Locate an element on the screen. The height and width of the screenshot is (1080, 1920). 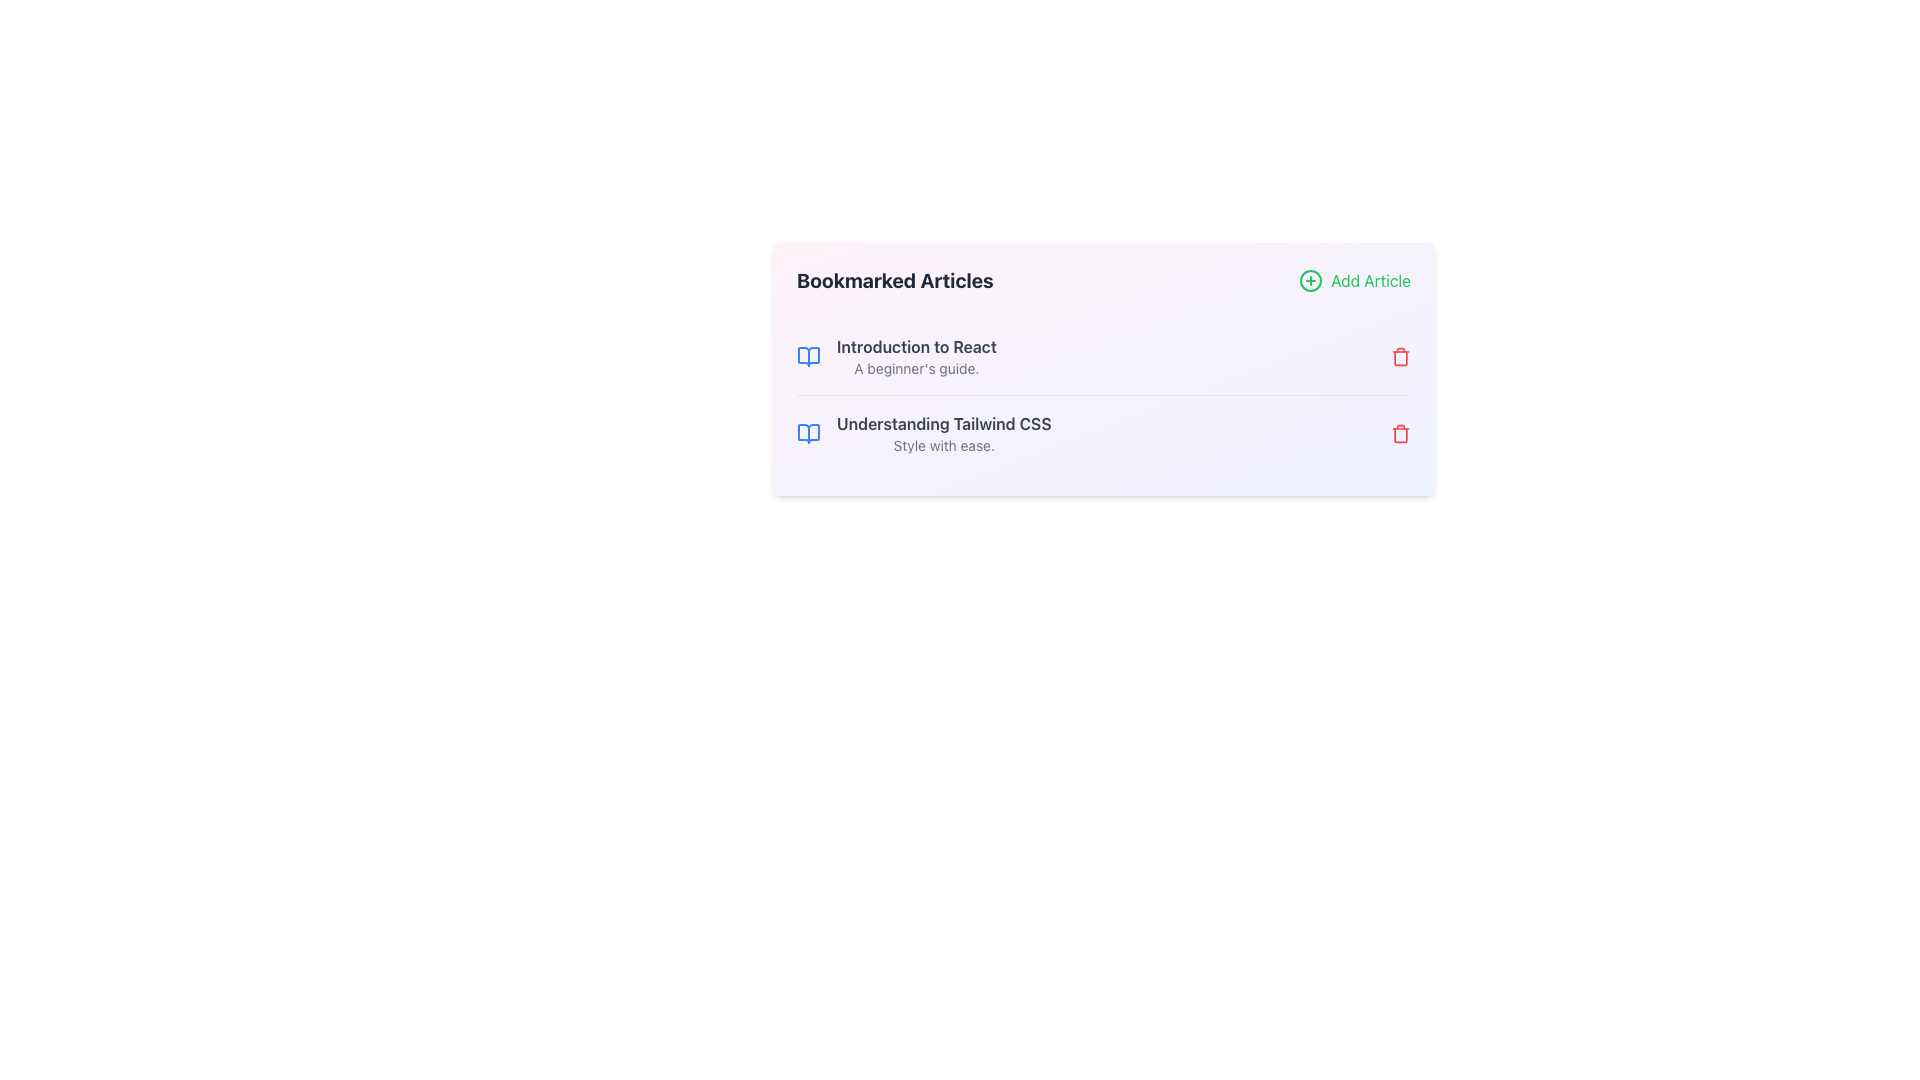
the Text Information Block element that displays 'Understanding Tailwind CSS' and 'Style with ease', located under the 'Bookmarked Articles' heading is located at coordinates (943, 433).